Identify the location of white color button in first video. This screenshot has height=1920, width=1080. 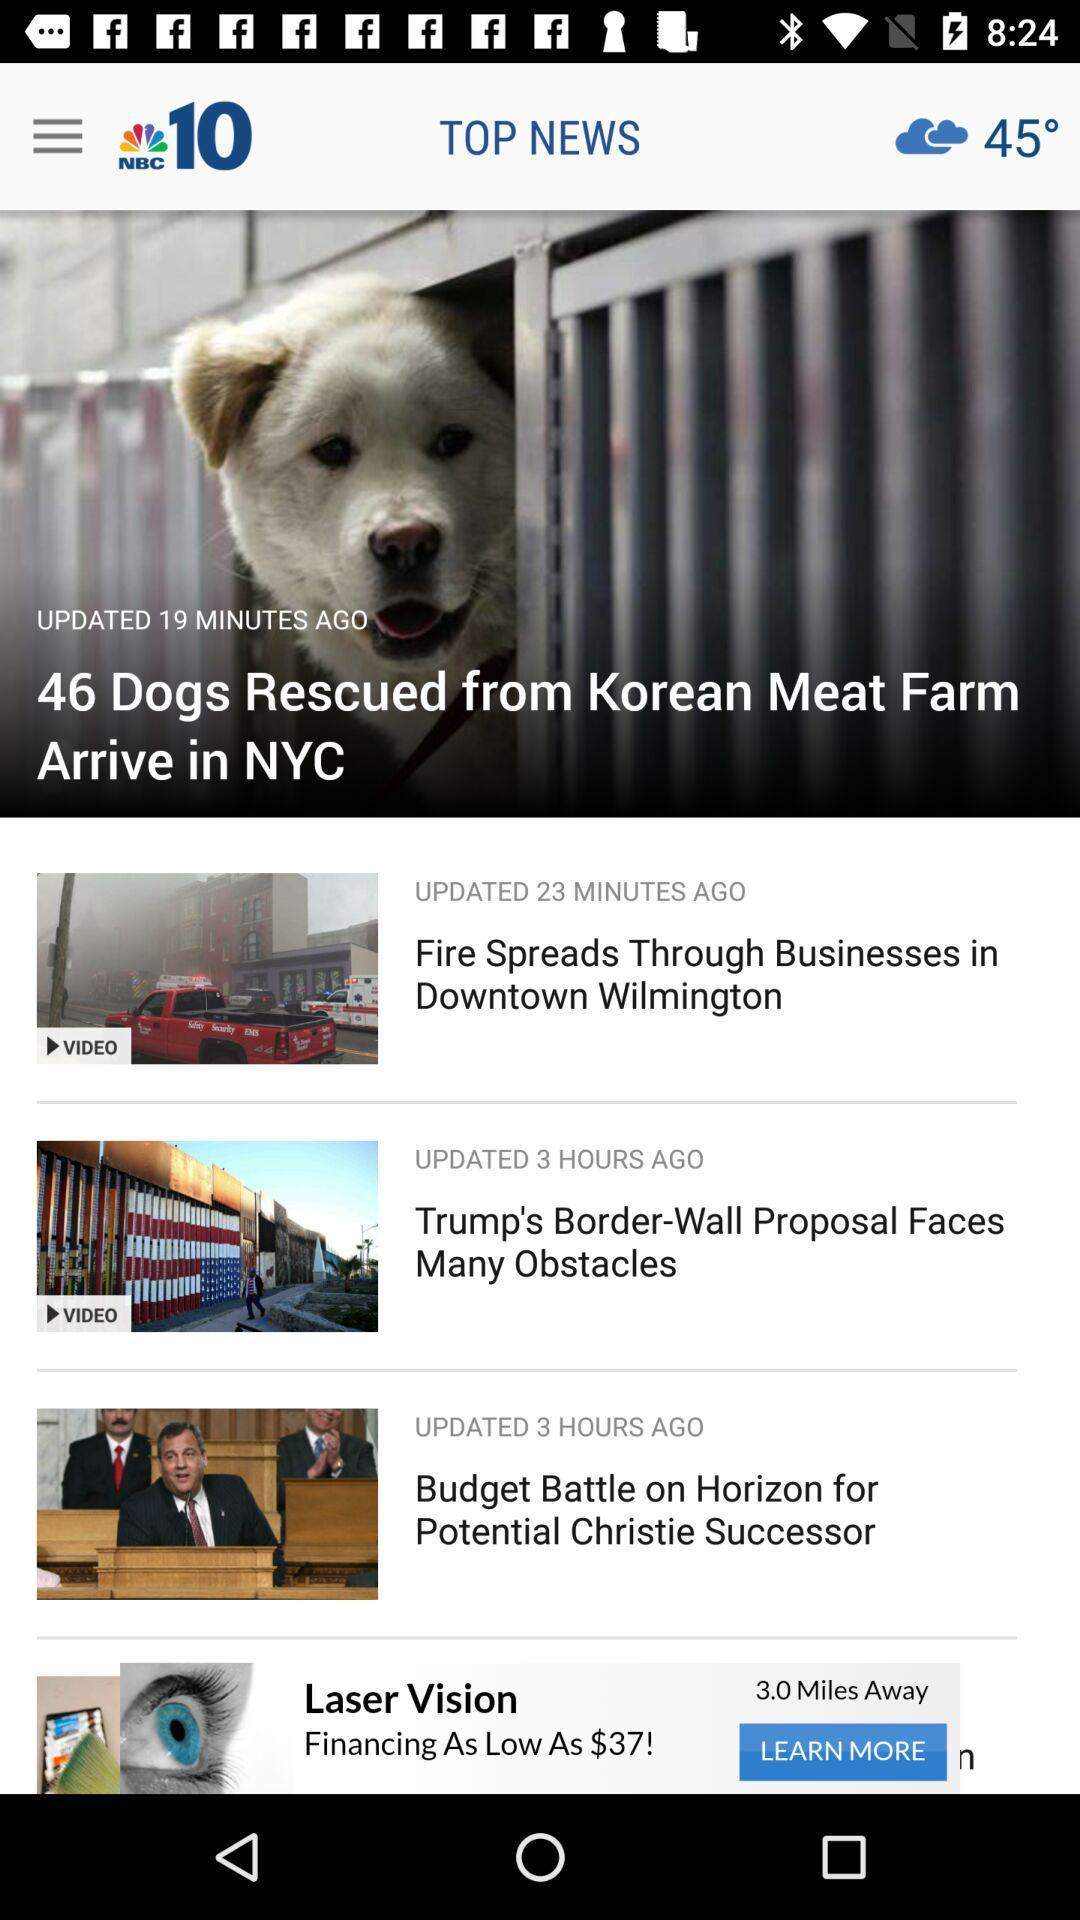
(100, 1045).